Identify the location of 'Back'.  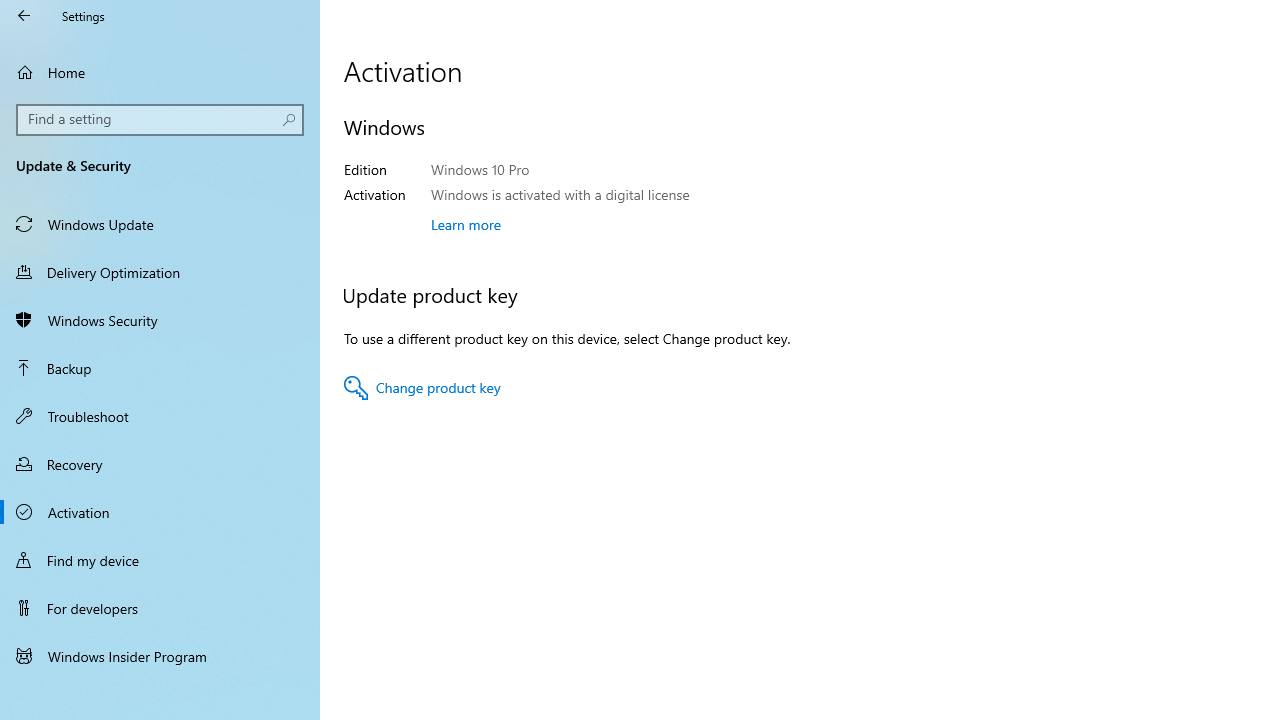
(24, 15).